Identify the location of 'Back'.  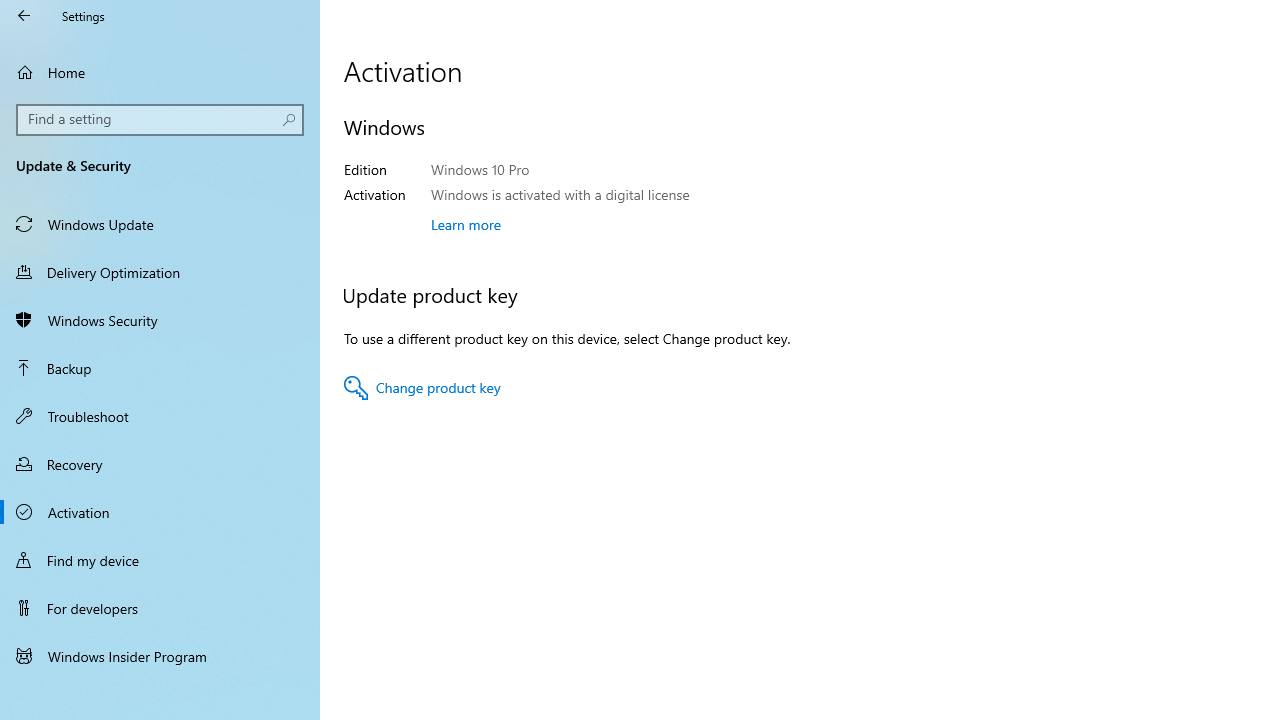
(24, 15).